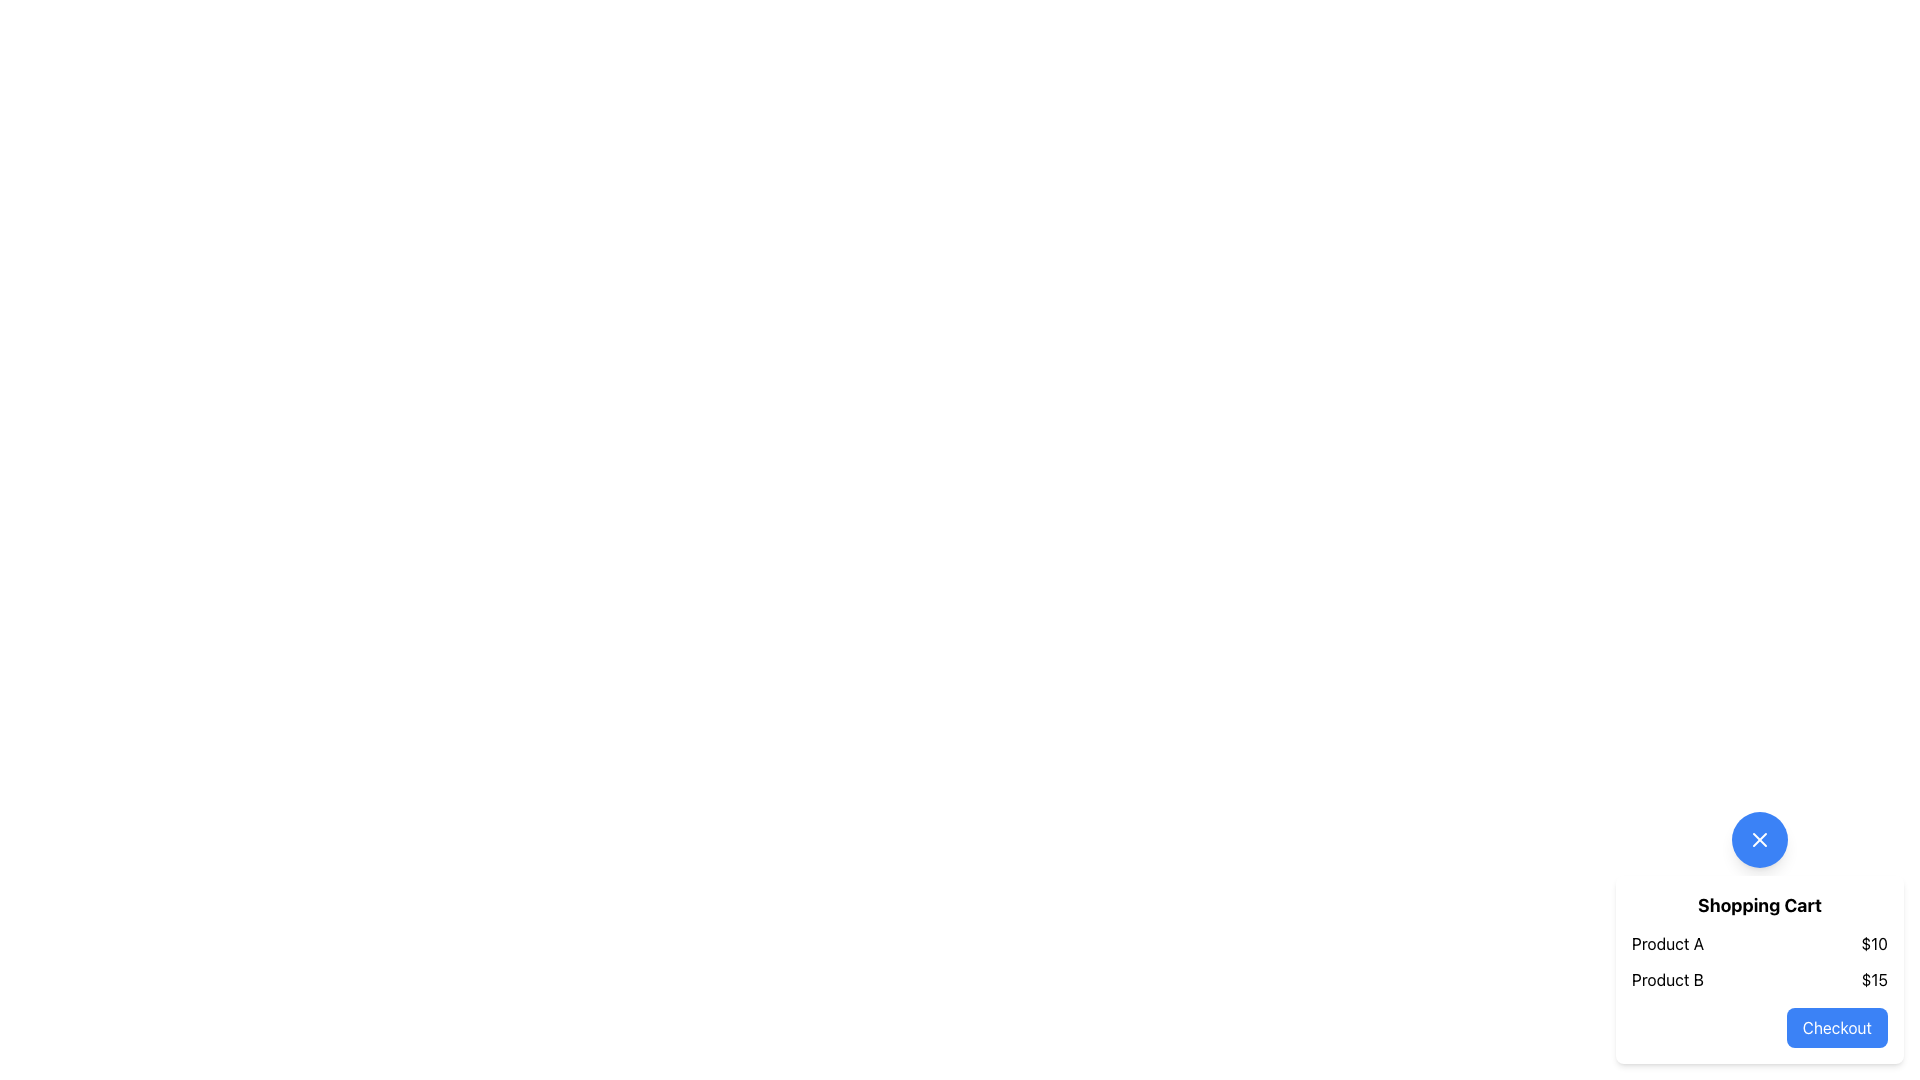 The height and width of the screenshot is (1080, 1920). Describe the element at coordinates (1760, 906) in the screenshot. I see `the 'Shopping Cart' text label displayed in bold at the top of the white card to invoke hover effects` at that location.